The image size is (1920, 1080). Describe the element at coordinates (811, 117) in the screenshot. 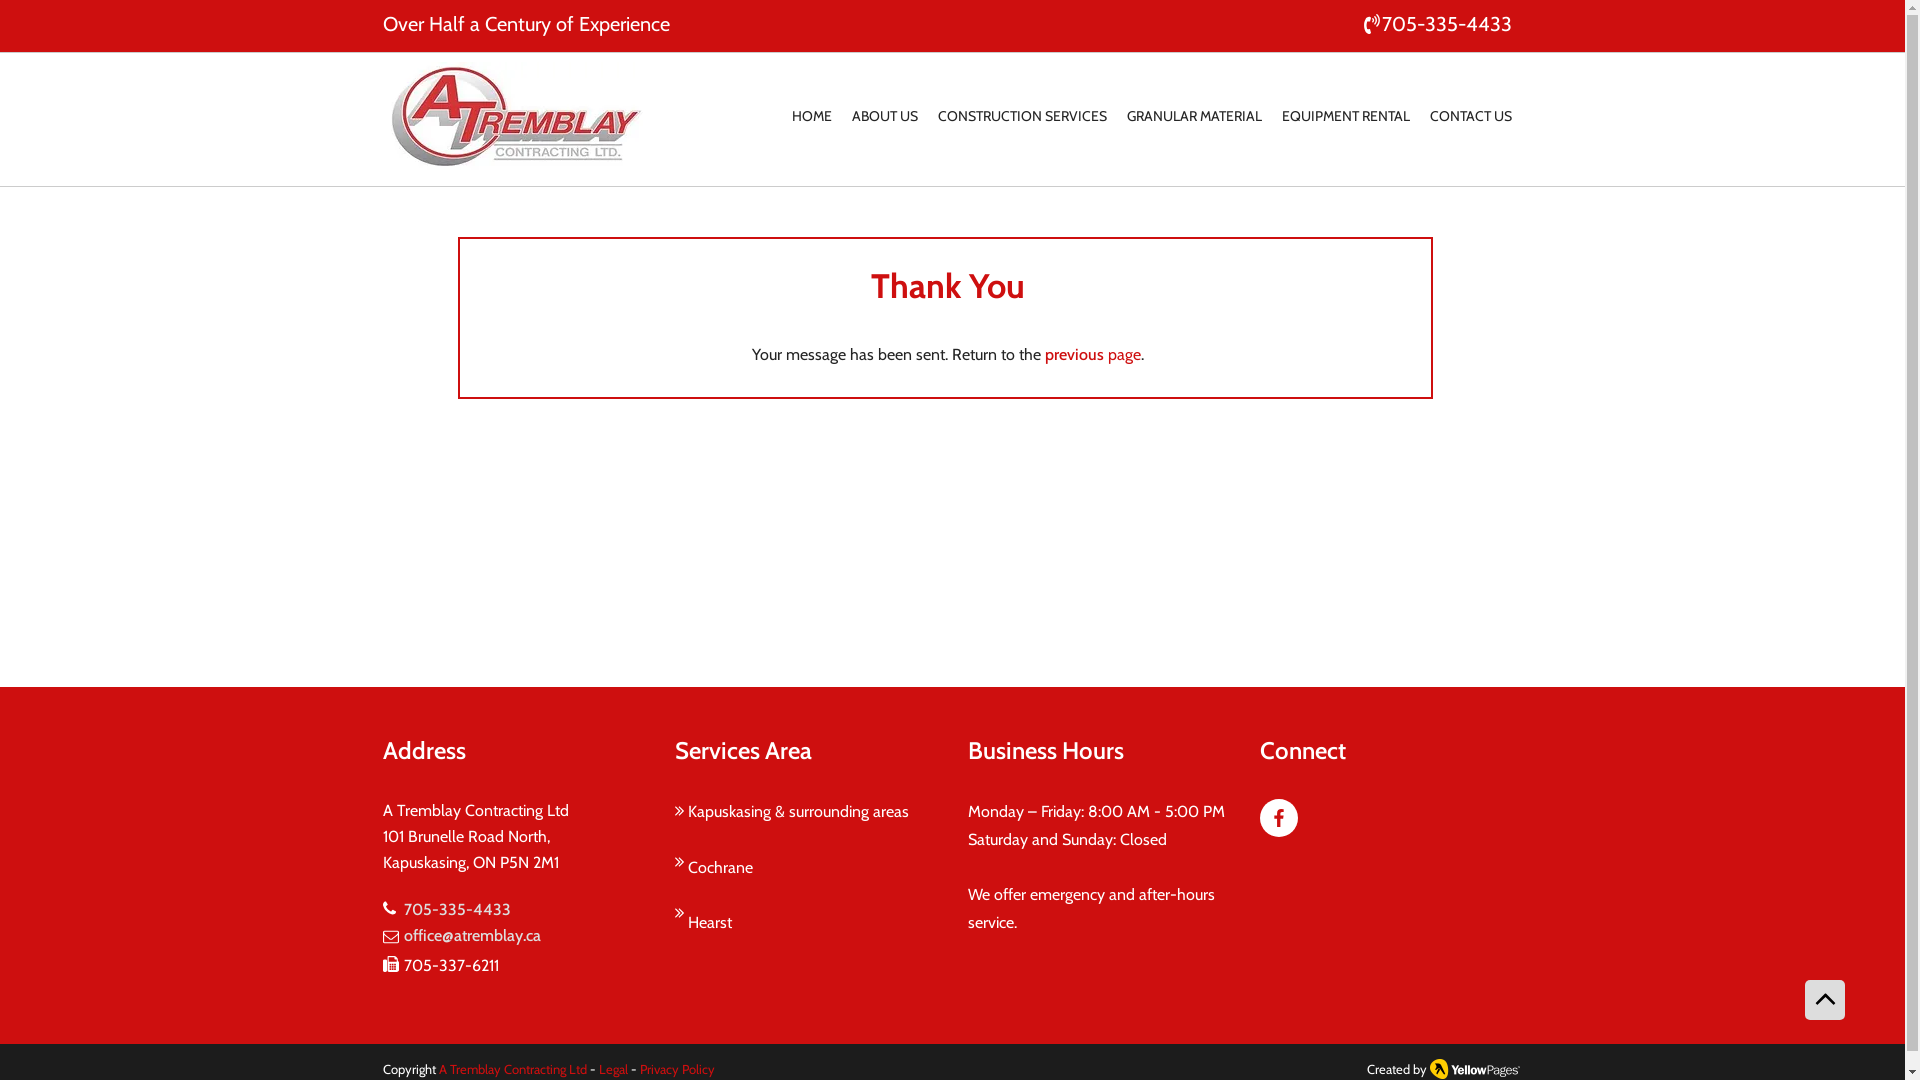

I see `'HOME'` at that location.